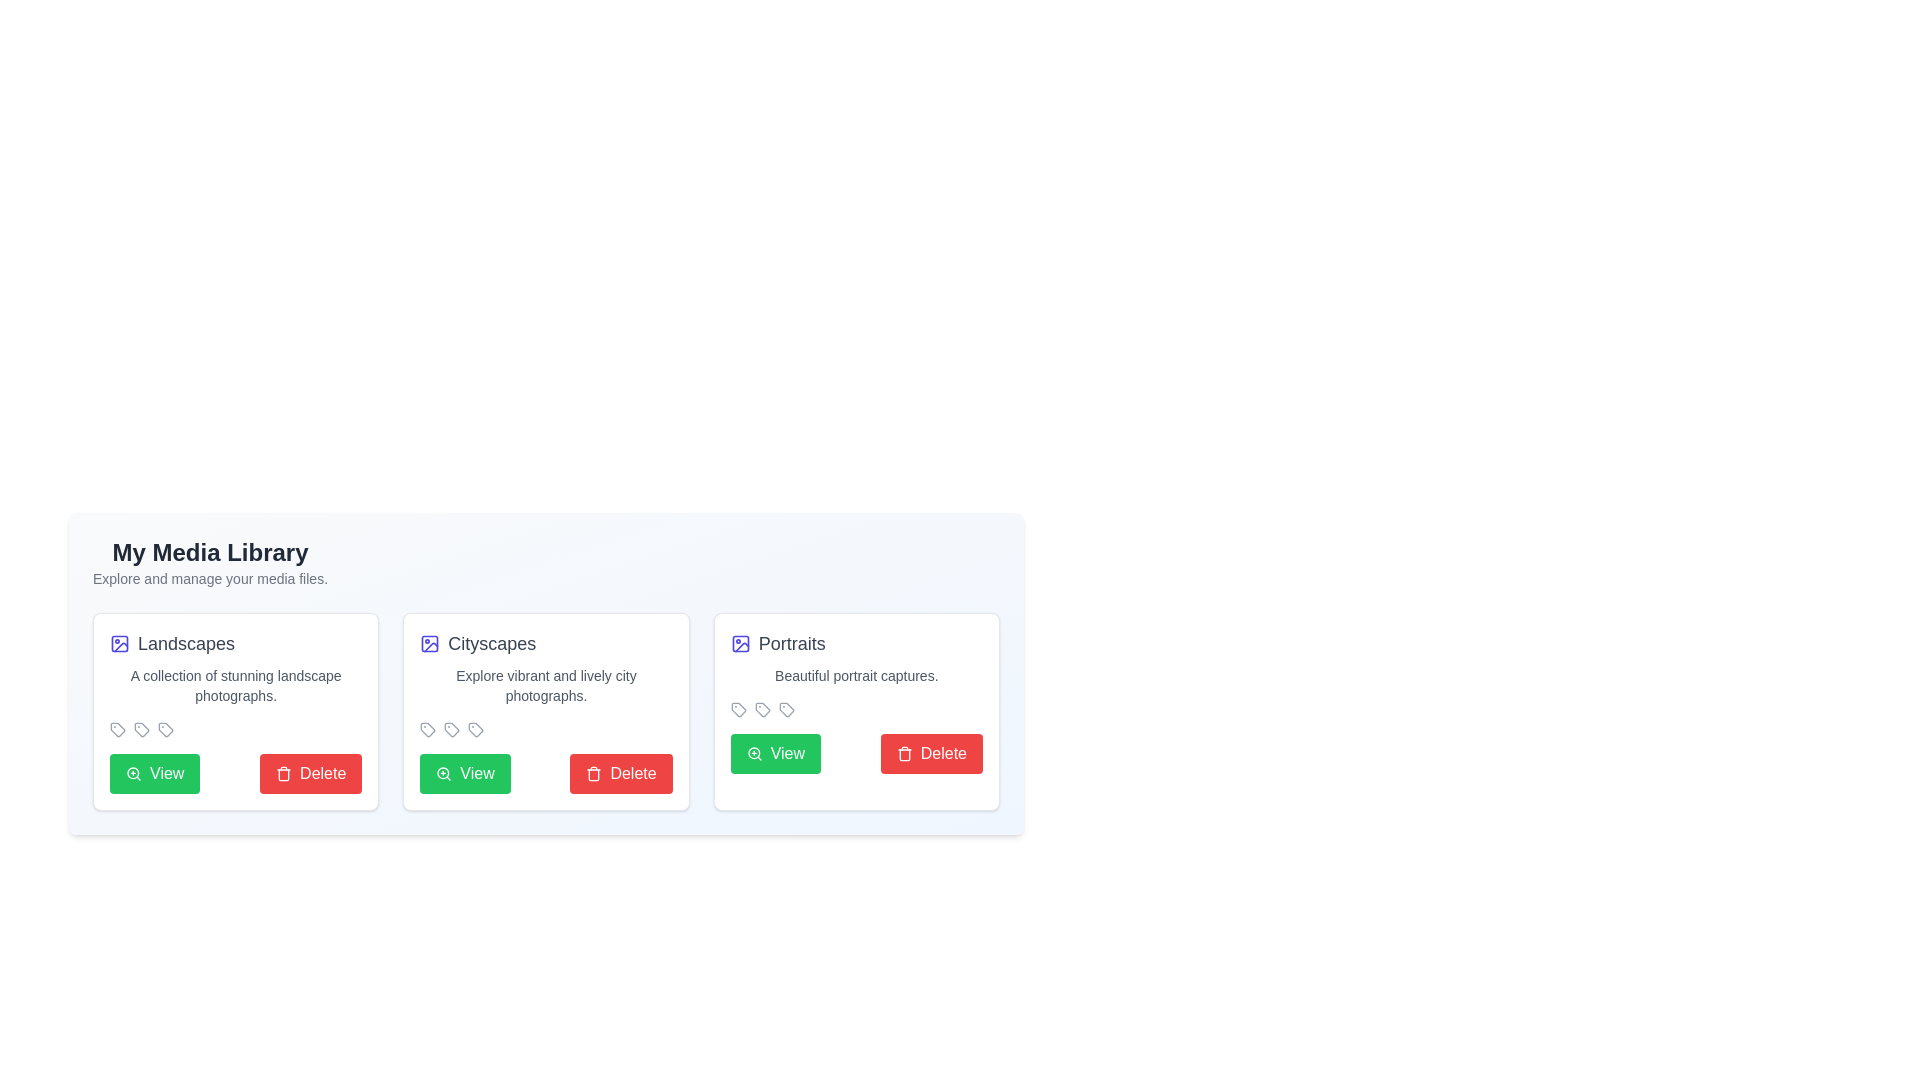  Describe the element at coordinates (476, 773) in the screenshot. I see `the 'View' button located in the lower-left section of the 'Cityscapes' card` at that location.